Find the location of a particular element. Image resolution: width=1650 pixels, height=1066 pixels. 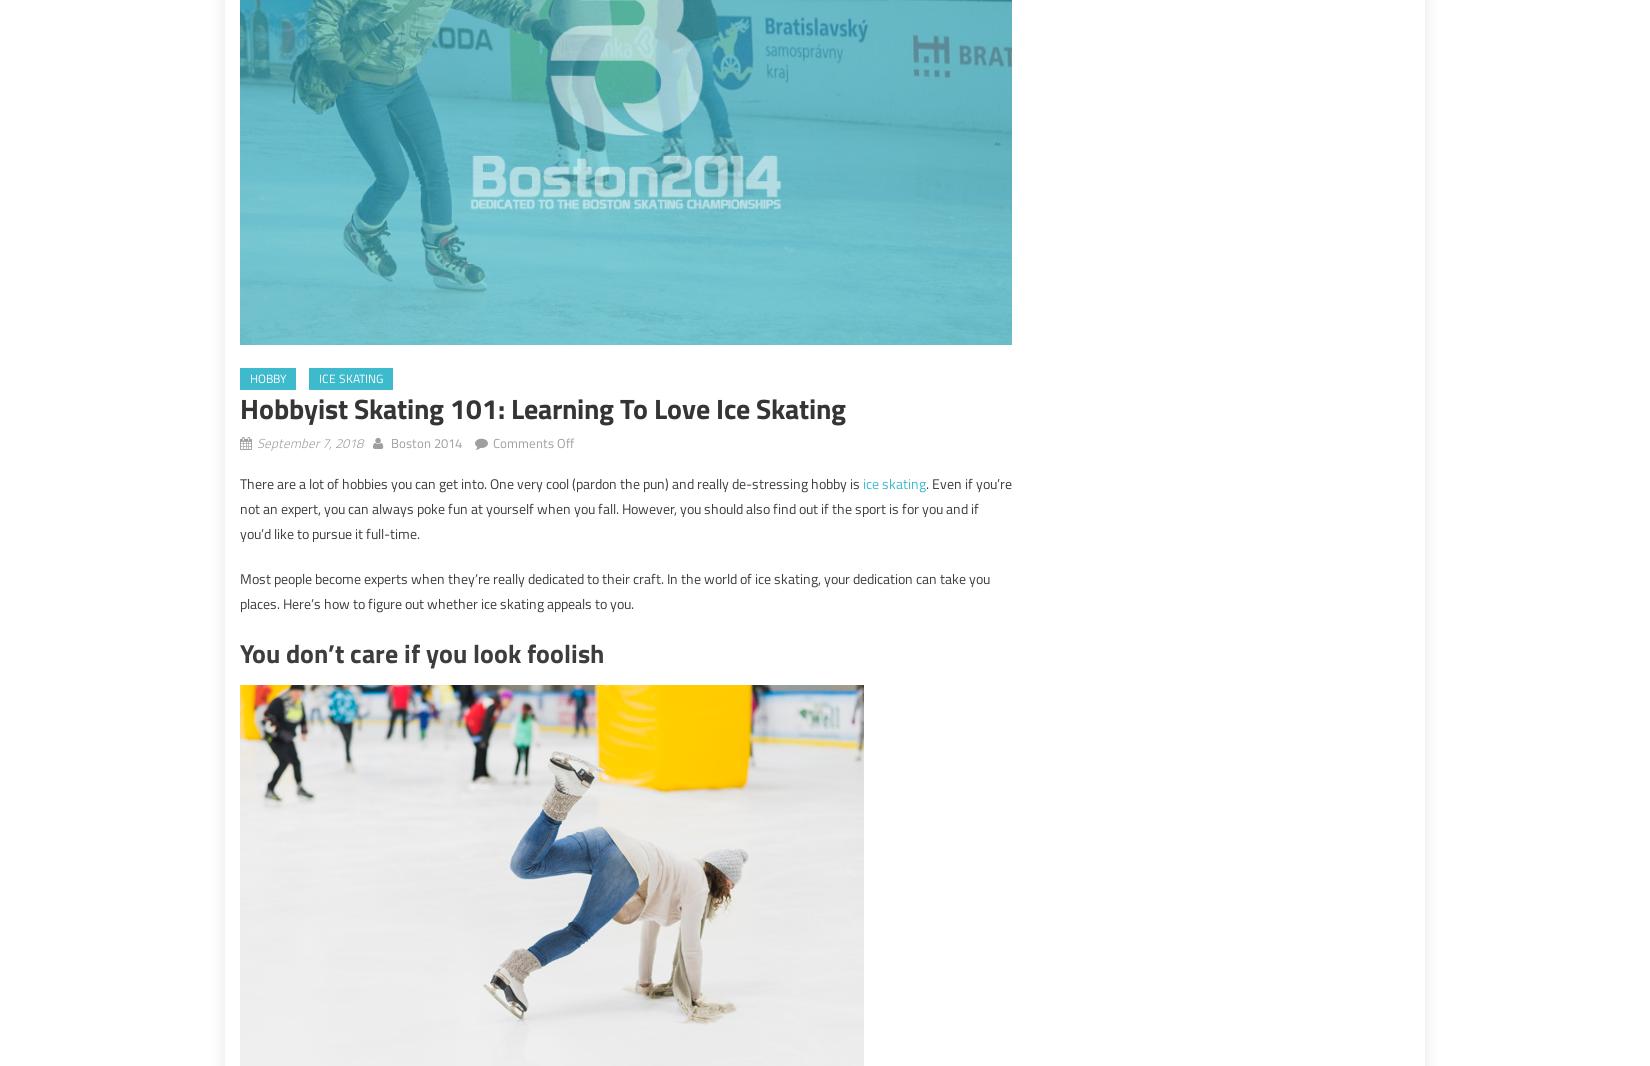

'hobby' is located at coordinates (267, 378).